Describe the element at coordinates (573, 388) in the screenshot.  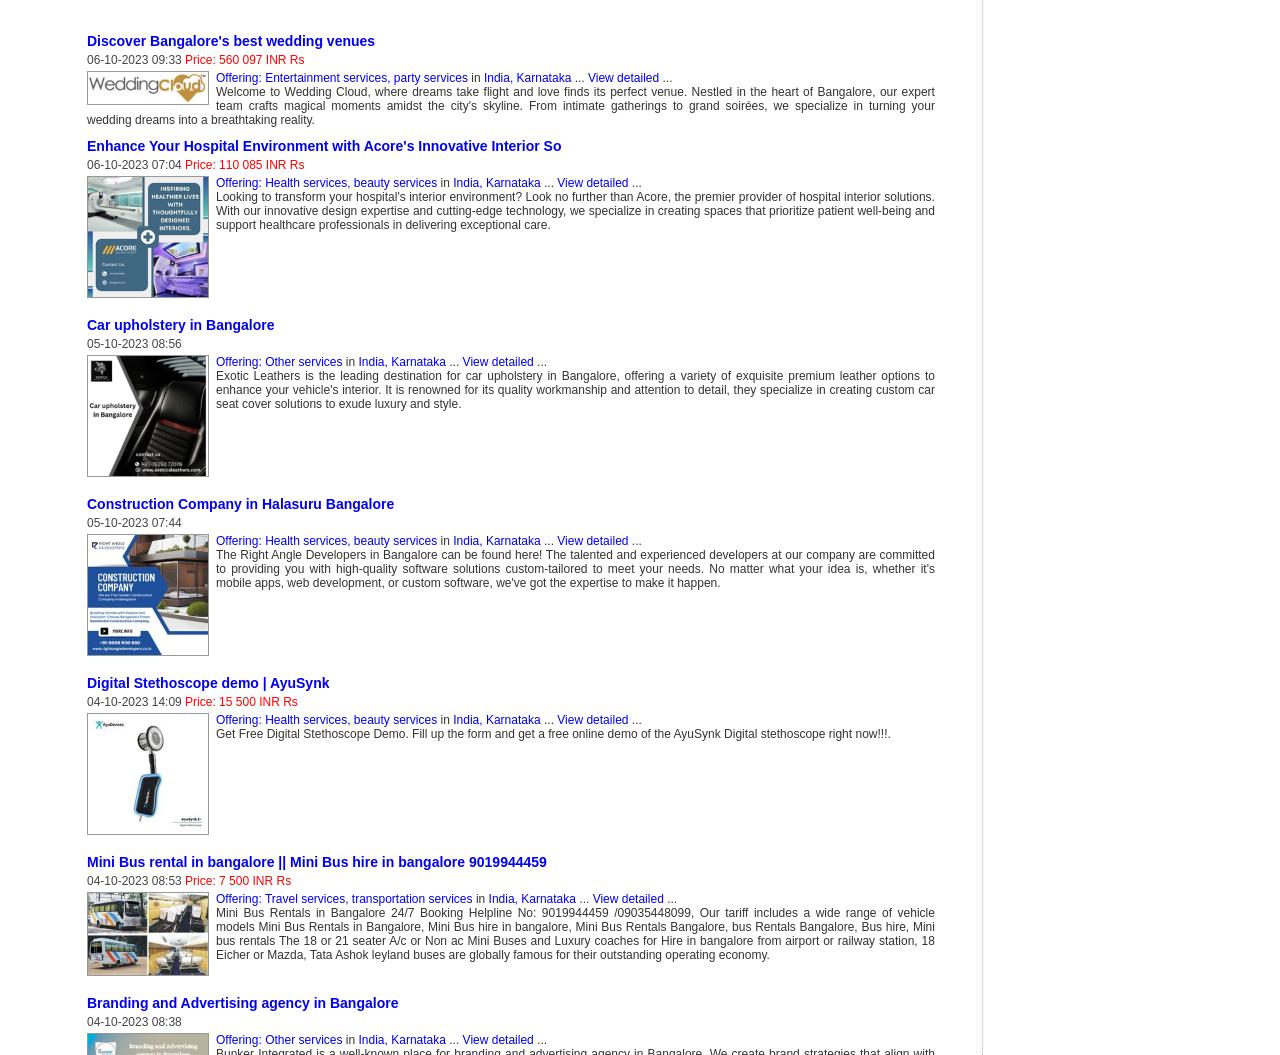
I see `'Exotic Leathers is the leading destination for car upholstery in Bangalore,  offering a variety of exquisite premium leather options to enhance your vehicle's interior. It is renowned for its quality workmanship and attention to detail,  they specialize in creating custom car seat cover solutions to exude luxury and style.'` at that location.